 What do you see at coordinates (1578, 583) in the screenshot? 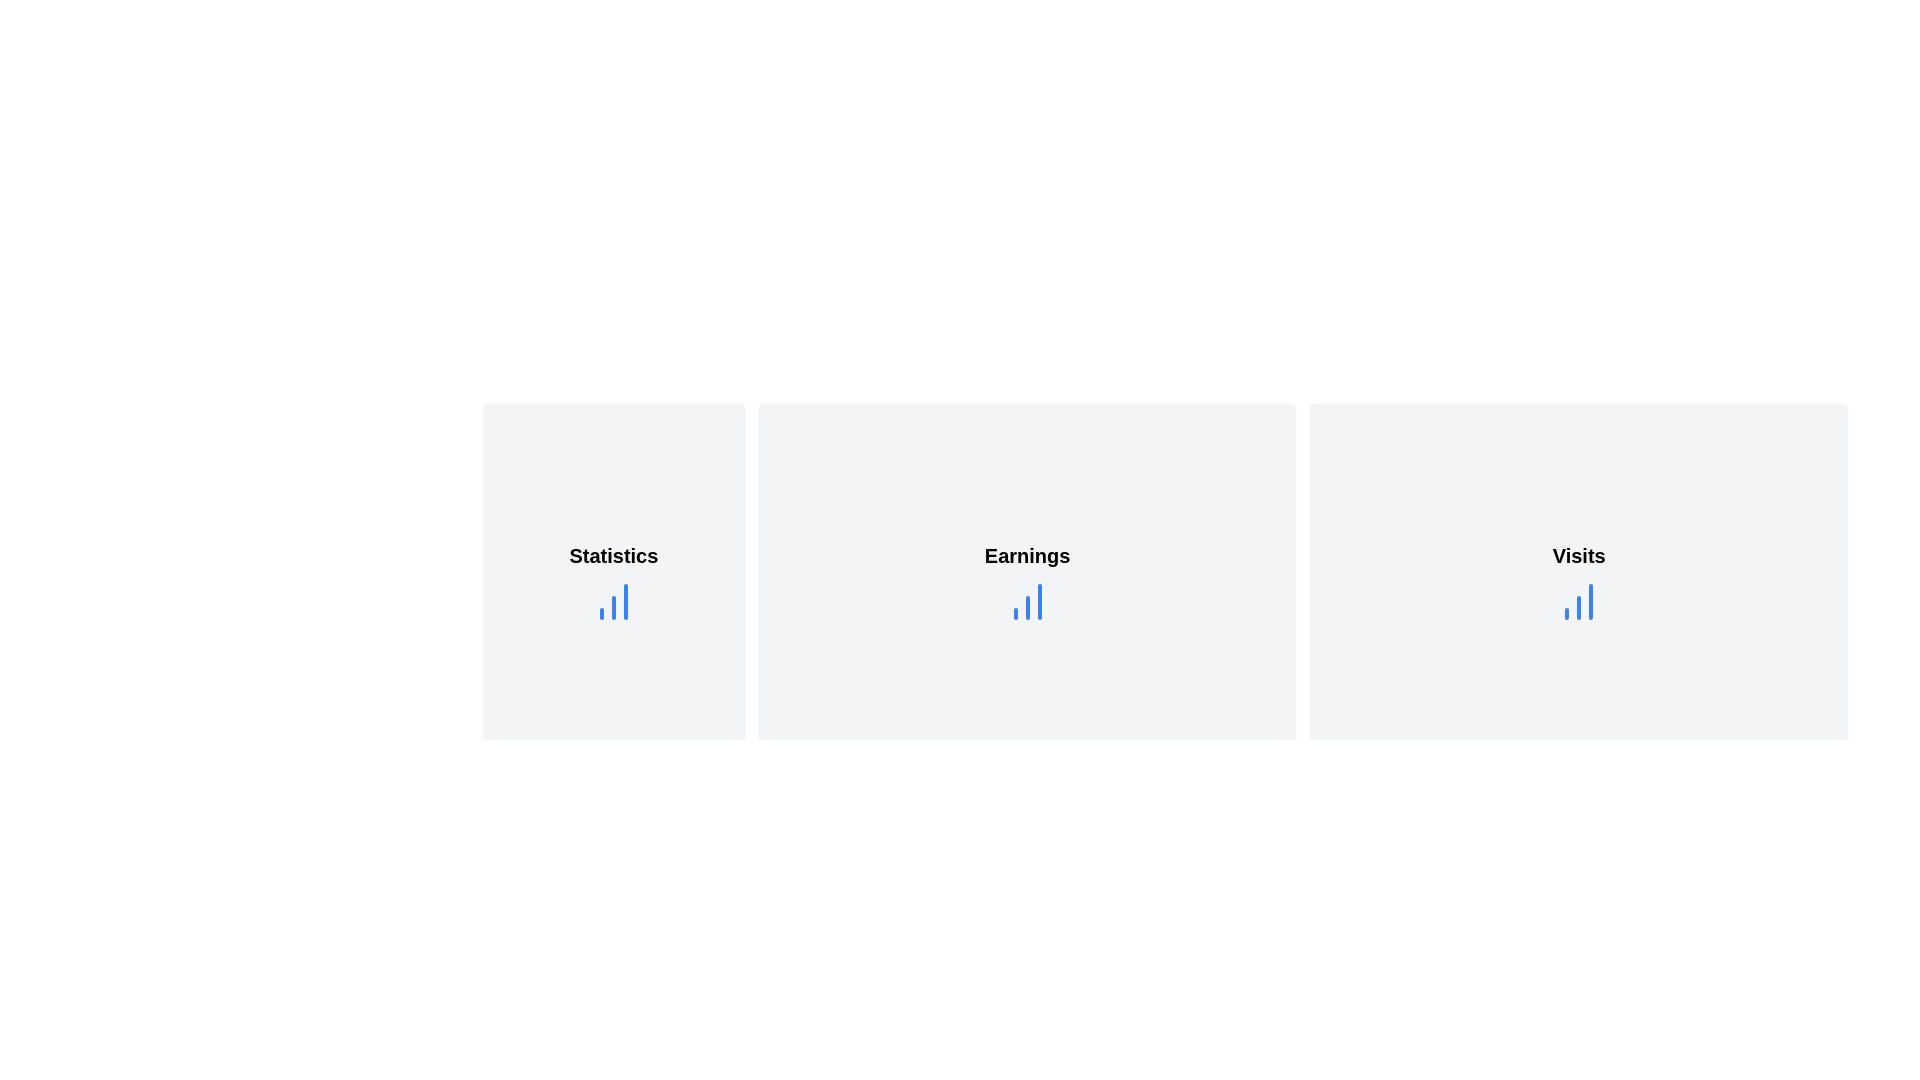
I see `the 'Visits' summary card, which is the first card among three sibling cards at the top of the column` at bounding box center [1578, 583].